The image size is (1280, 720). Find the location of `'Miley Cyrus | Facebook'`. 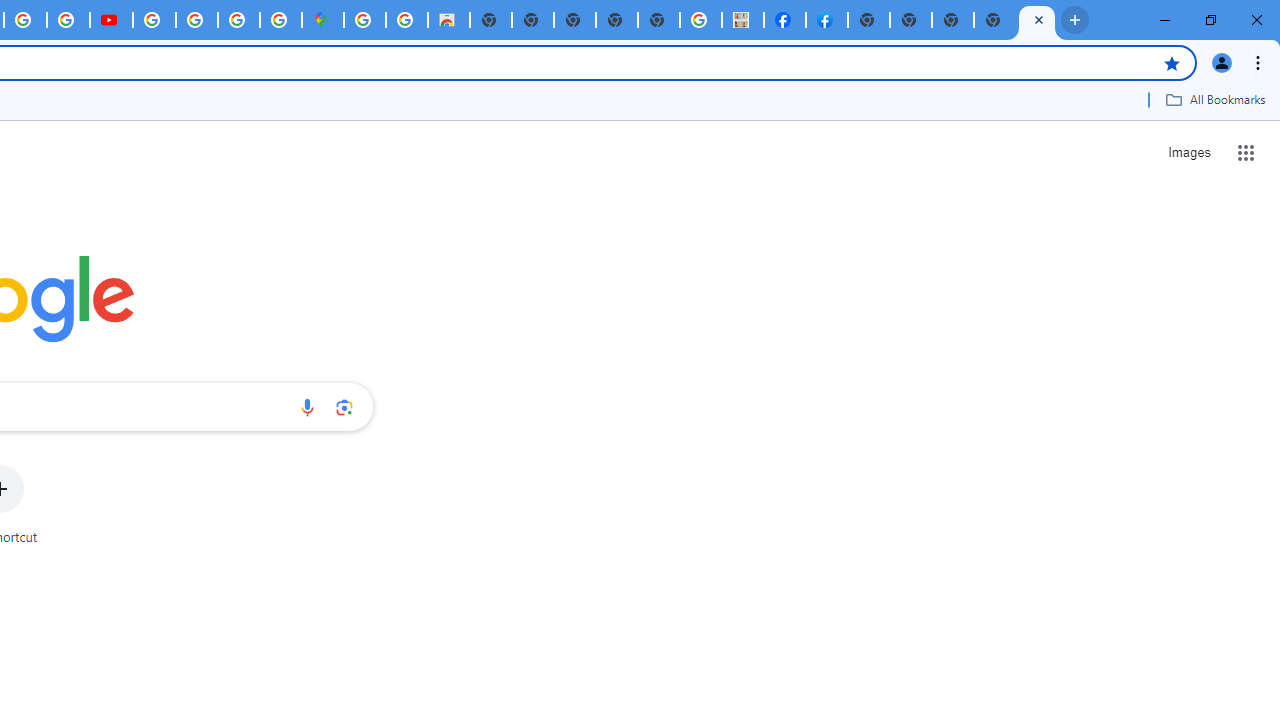

'Miley Cyrus | Facebook' is located at coordinates (784, 20).